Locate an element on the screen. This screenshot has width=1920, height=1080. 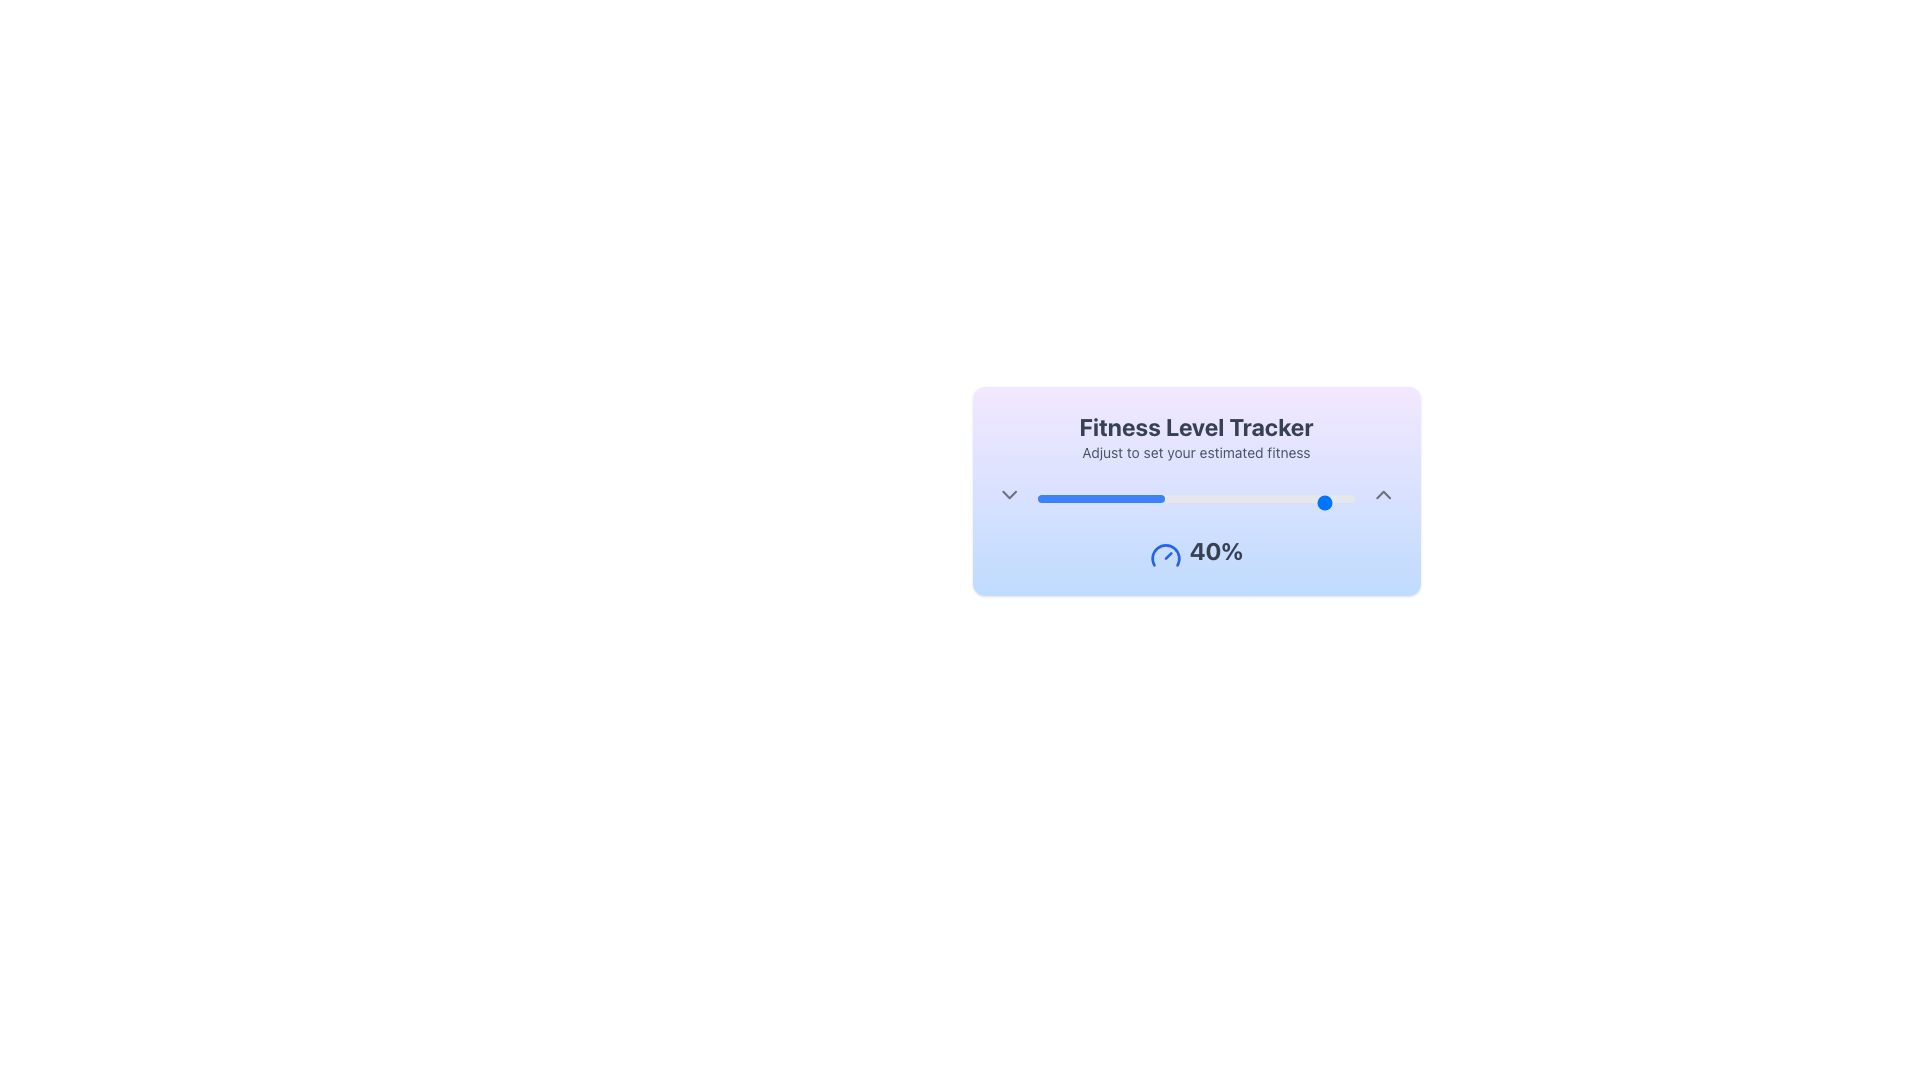
the fitness level is located at coordinates (1313, 497).